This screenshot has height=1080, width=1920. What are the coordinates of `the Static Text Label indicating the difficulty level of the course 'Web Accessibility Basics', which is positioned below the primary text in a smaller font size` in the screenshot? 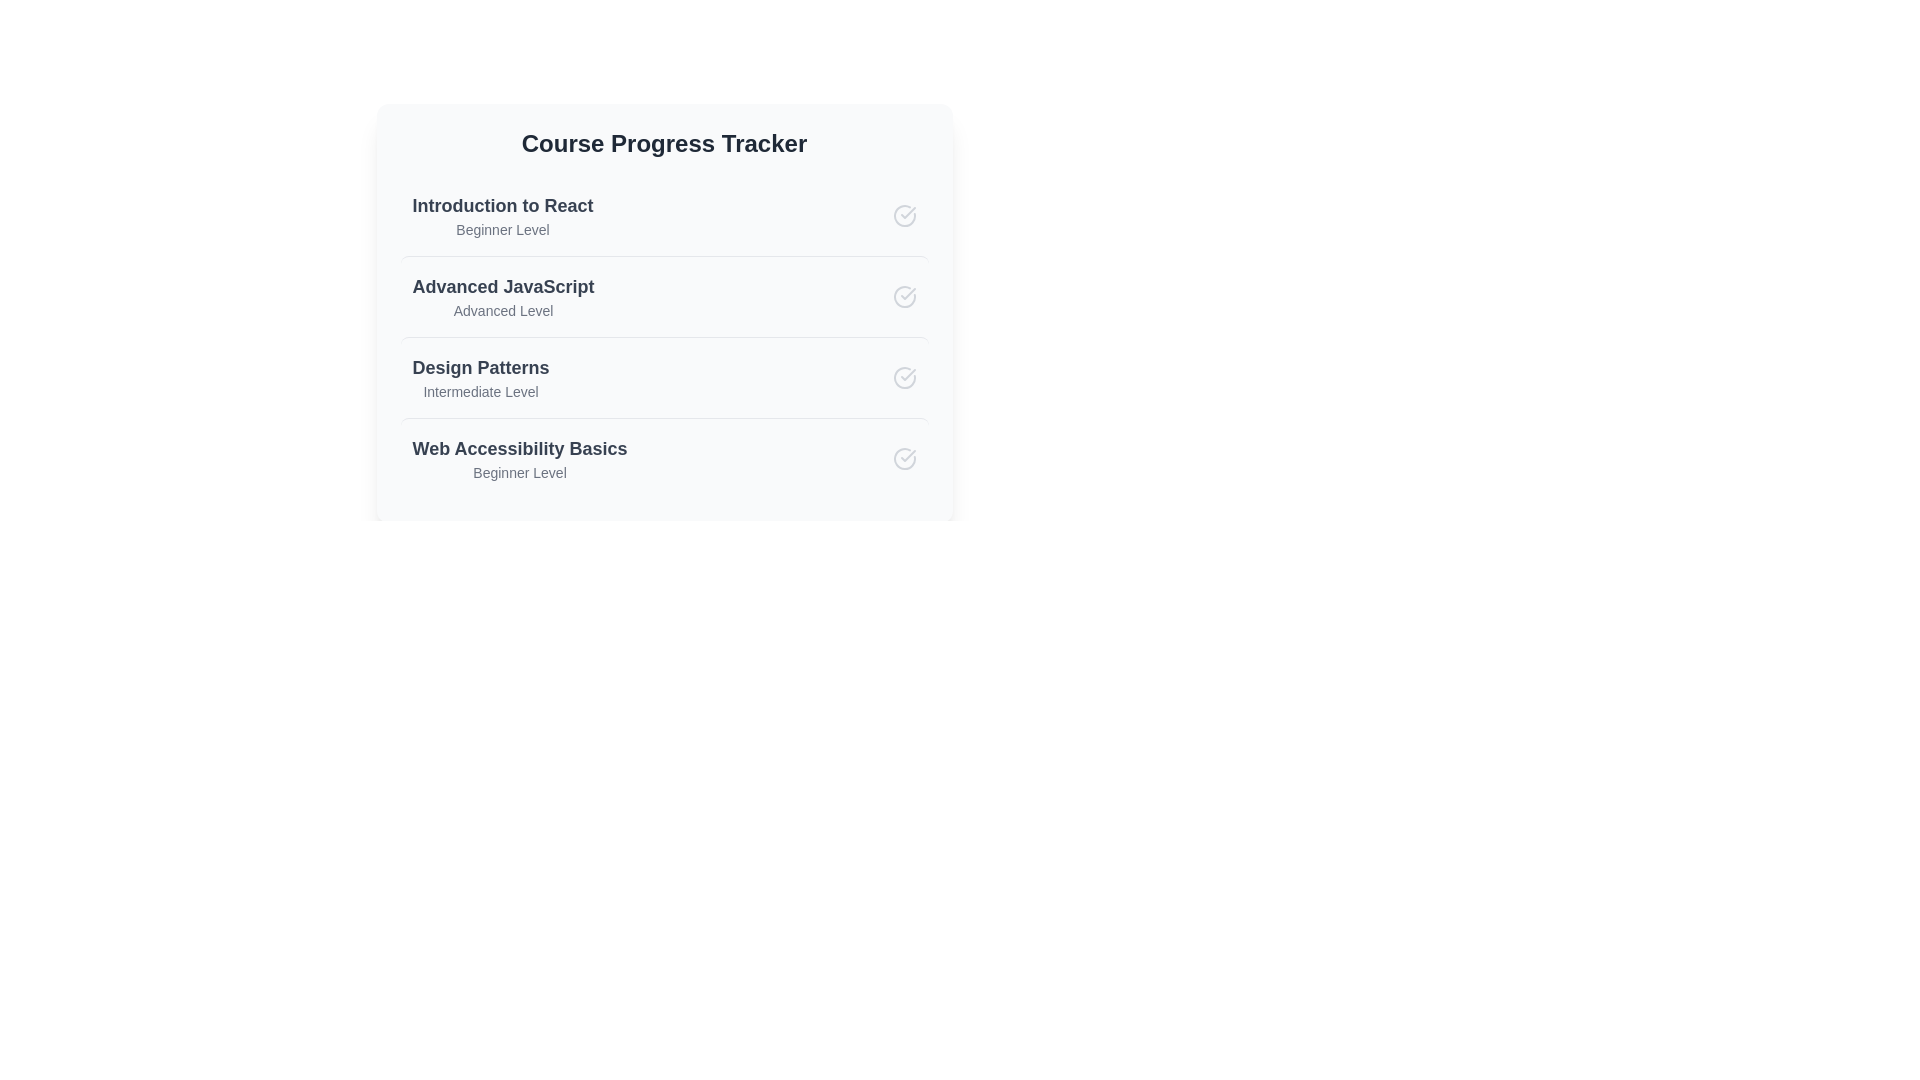 It's located at (520, 473).